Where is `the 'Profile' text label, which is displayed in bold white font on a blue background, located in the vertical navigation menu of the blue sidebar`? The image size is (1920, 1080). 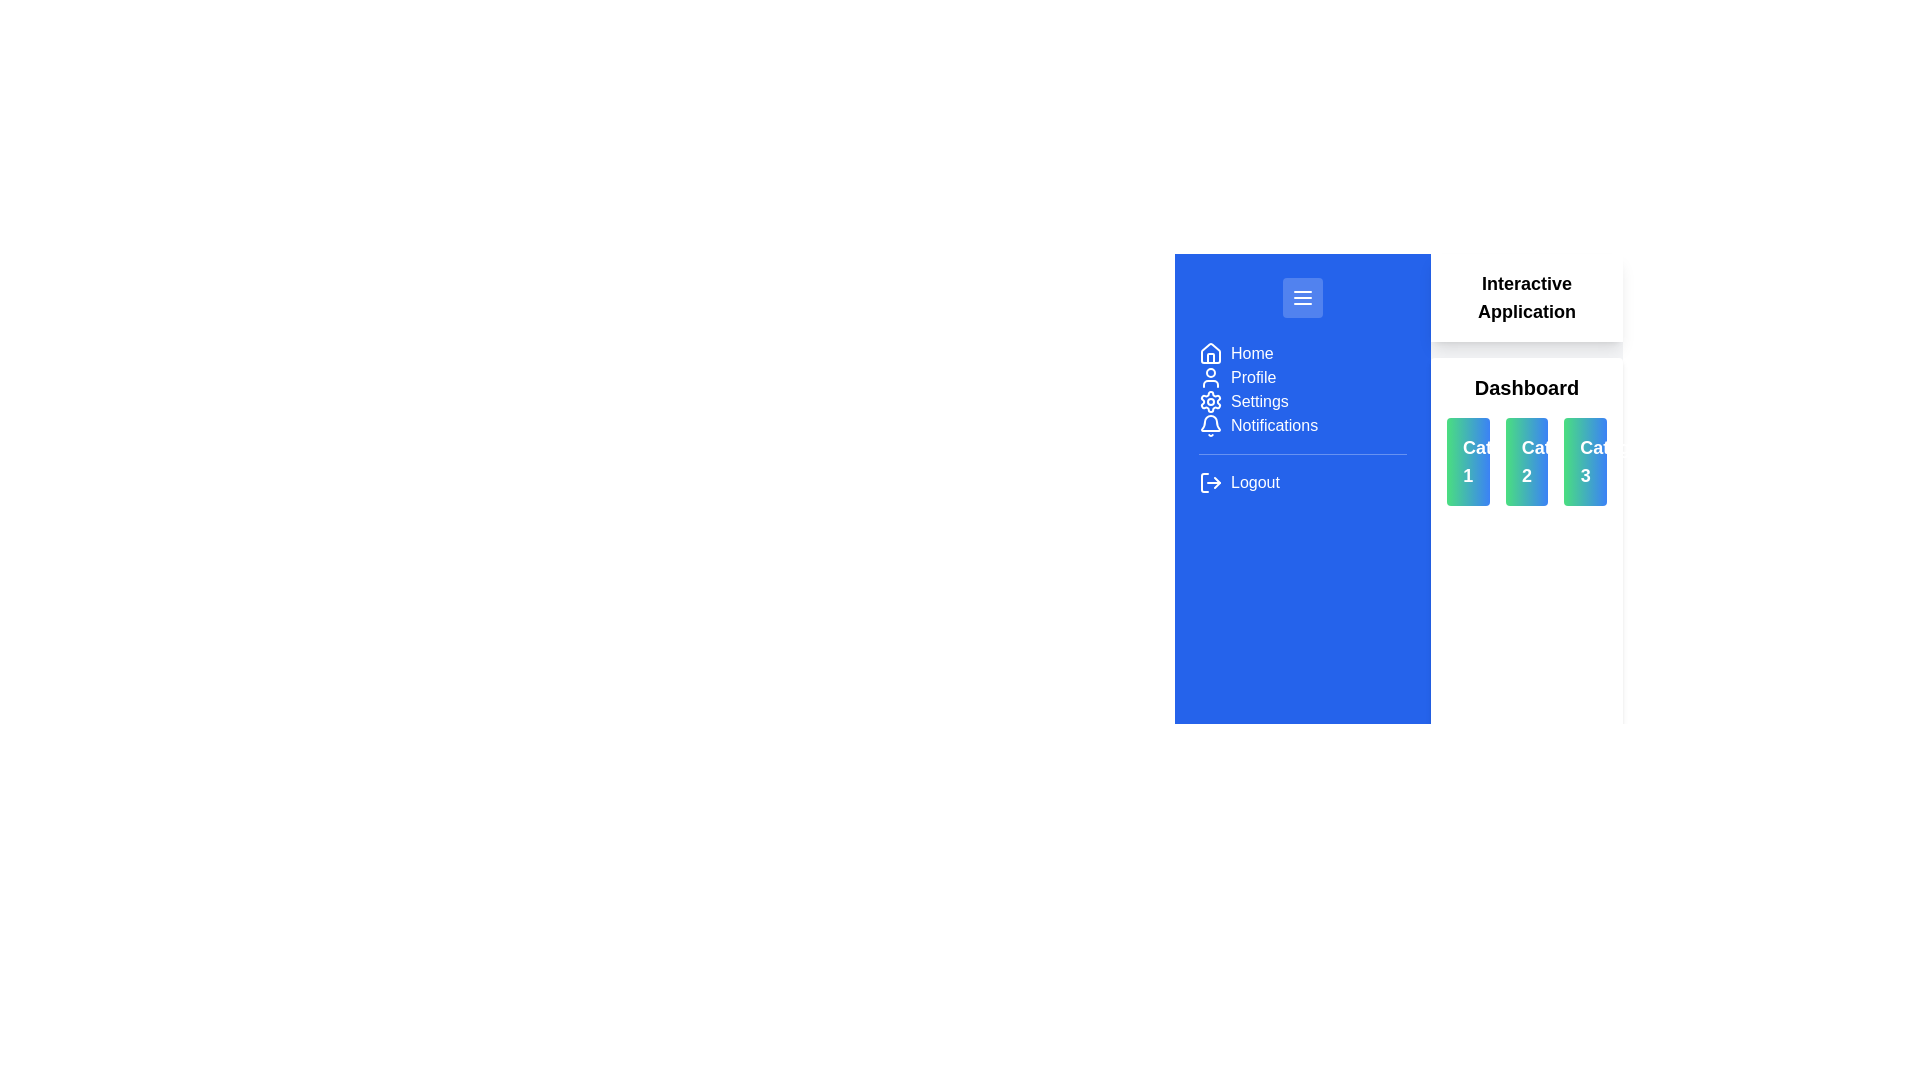 the 'Profile' text label, which is displayed in bold white font on a blue background, located in the vertical navigation menu of the blue sidebar is located at coordinates (1252, 378).